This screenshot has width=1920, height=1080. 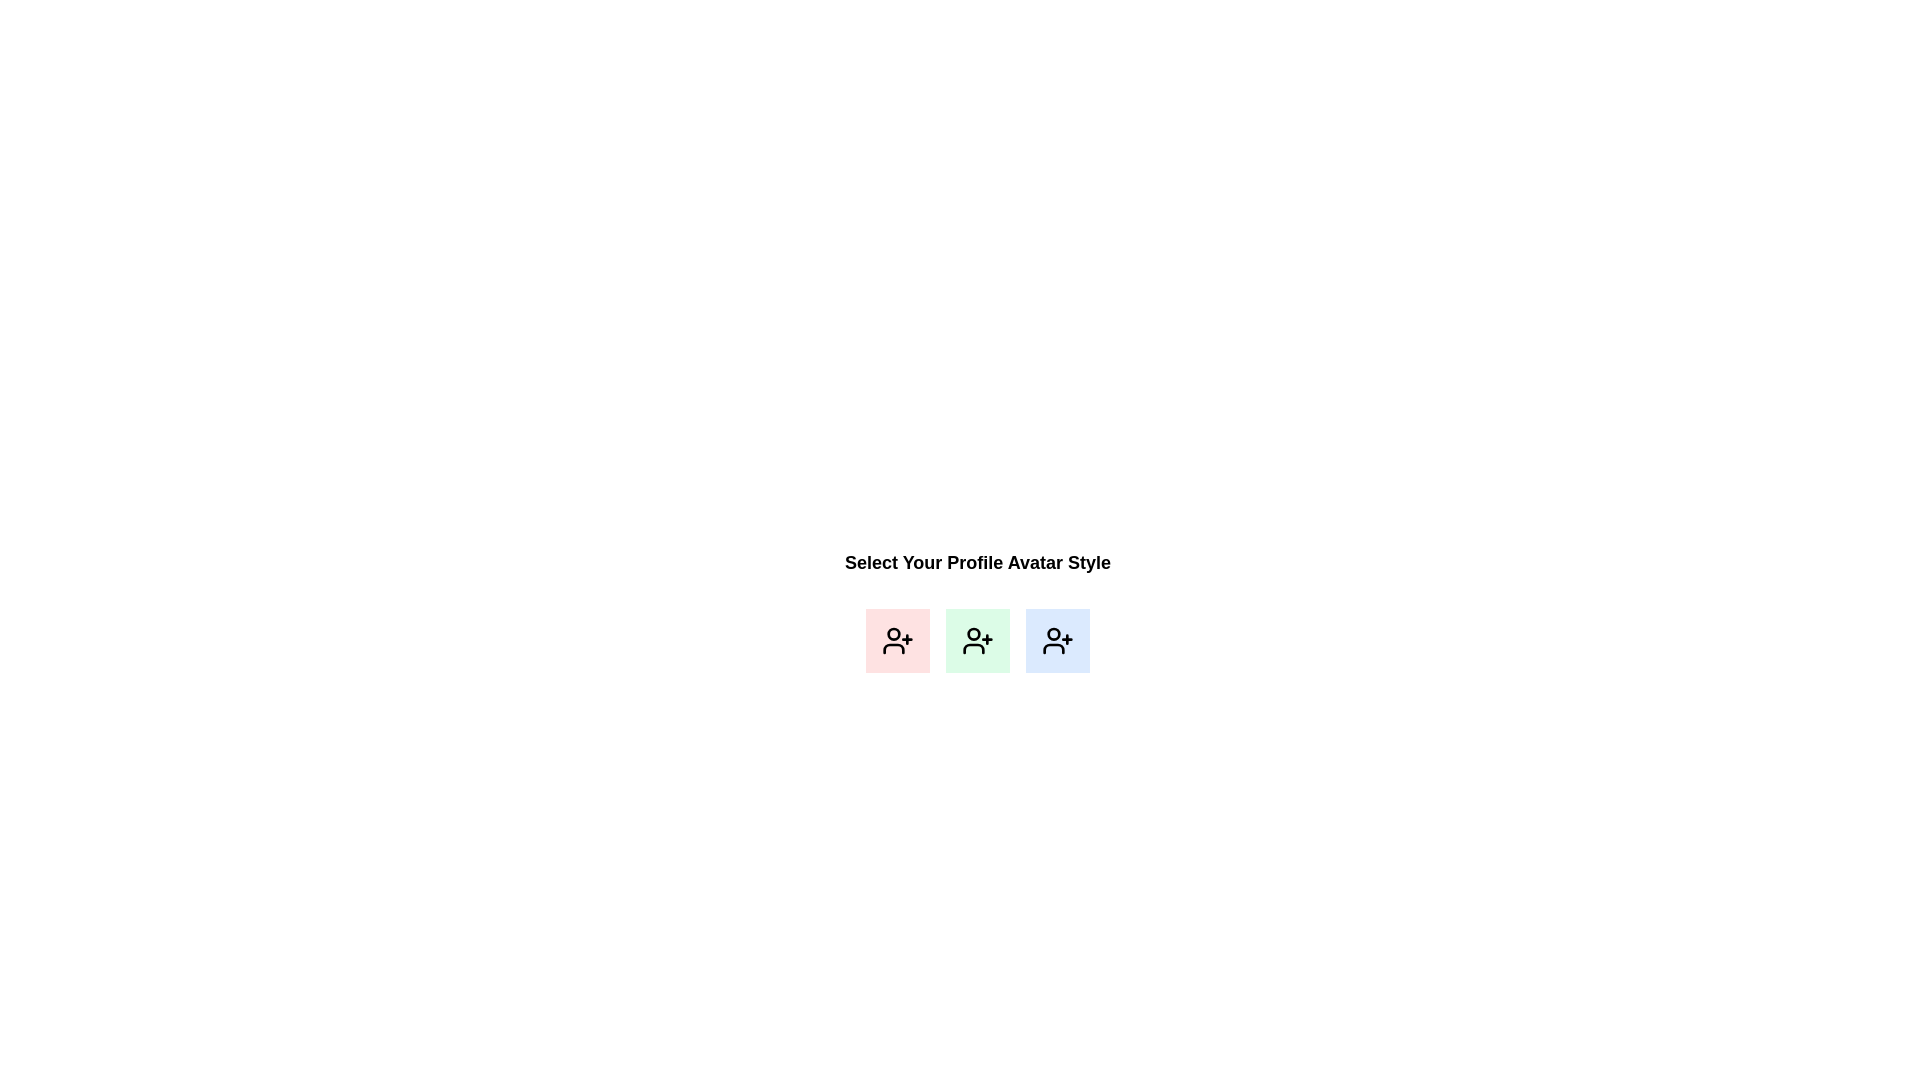 I want to click on the user-add icon button located in the central bottom part of the interface, below the label 'Select Your Profile Avatar Style', so click(x=1056, y=640).